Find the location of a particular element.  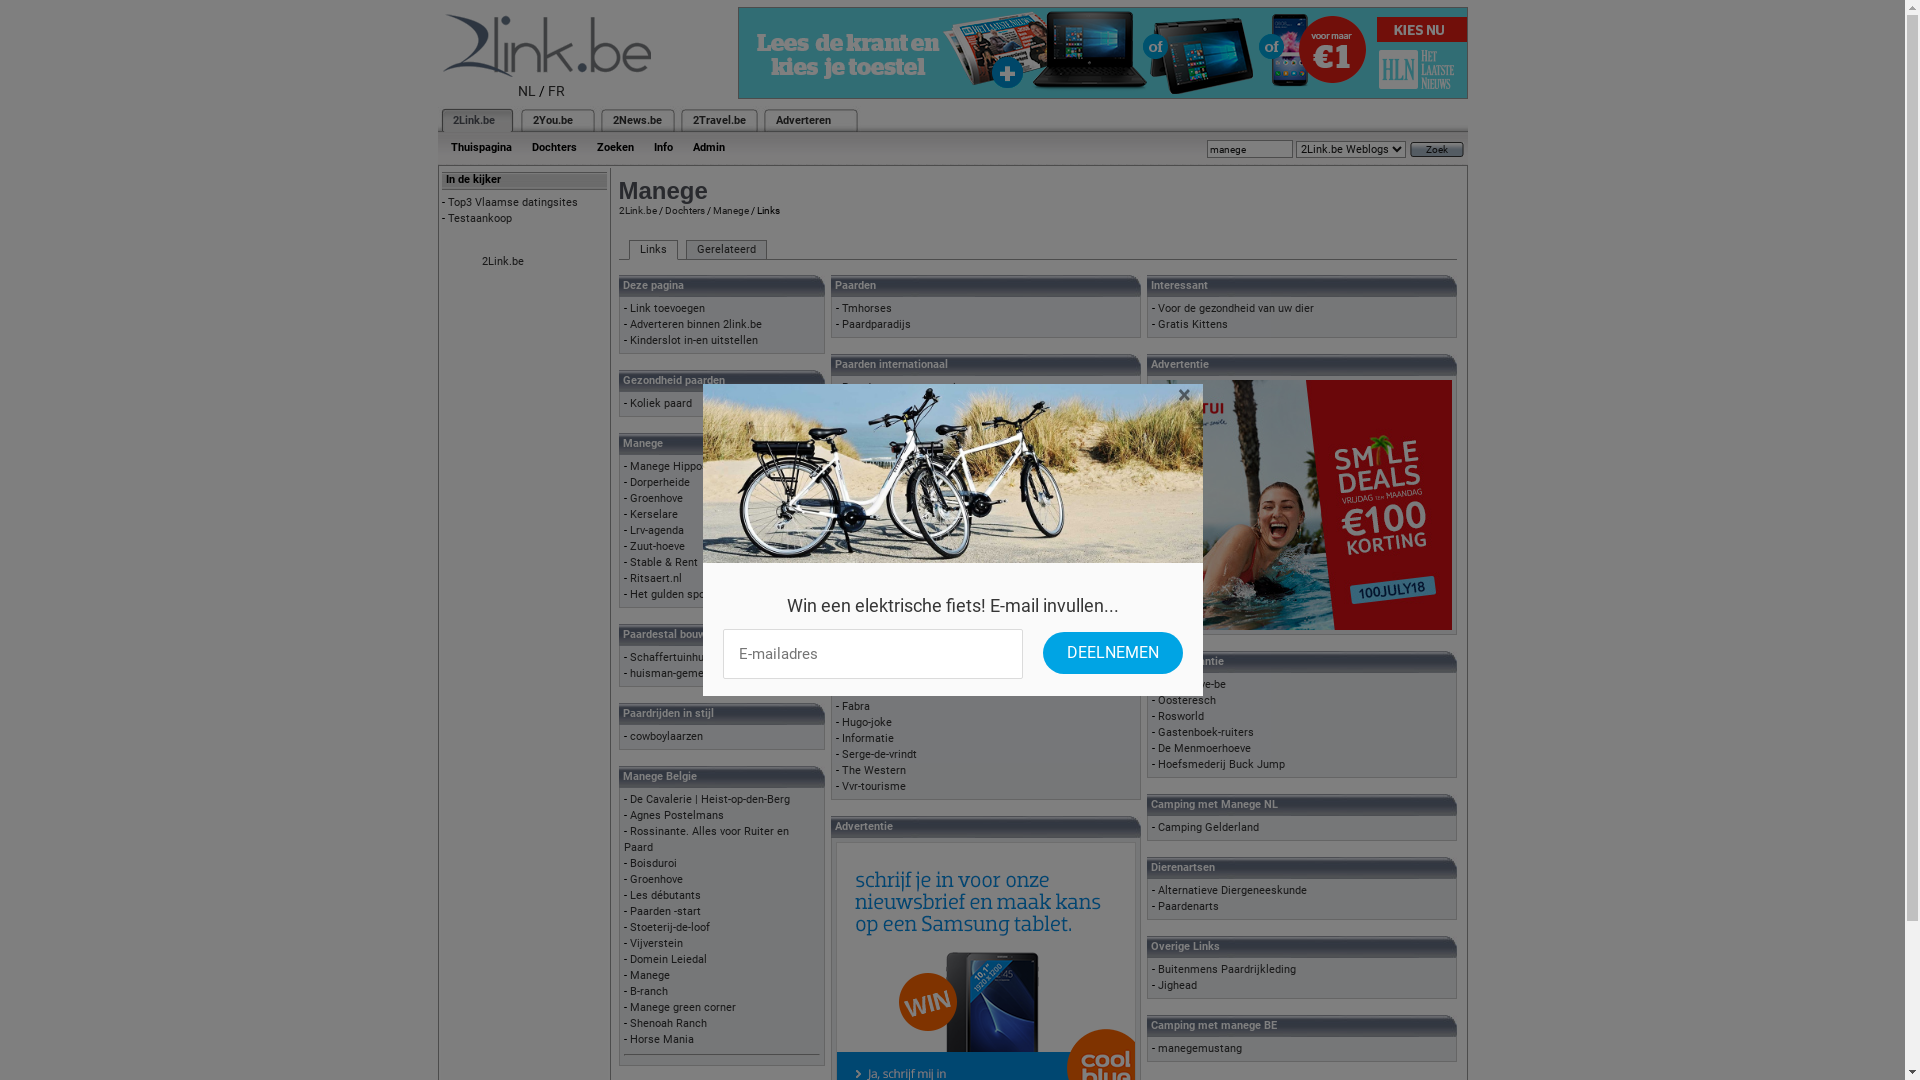

'Groenhove-be' is located at coordinates (1191, 683).